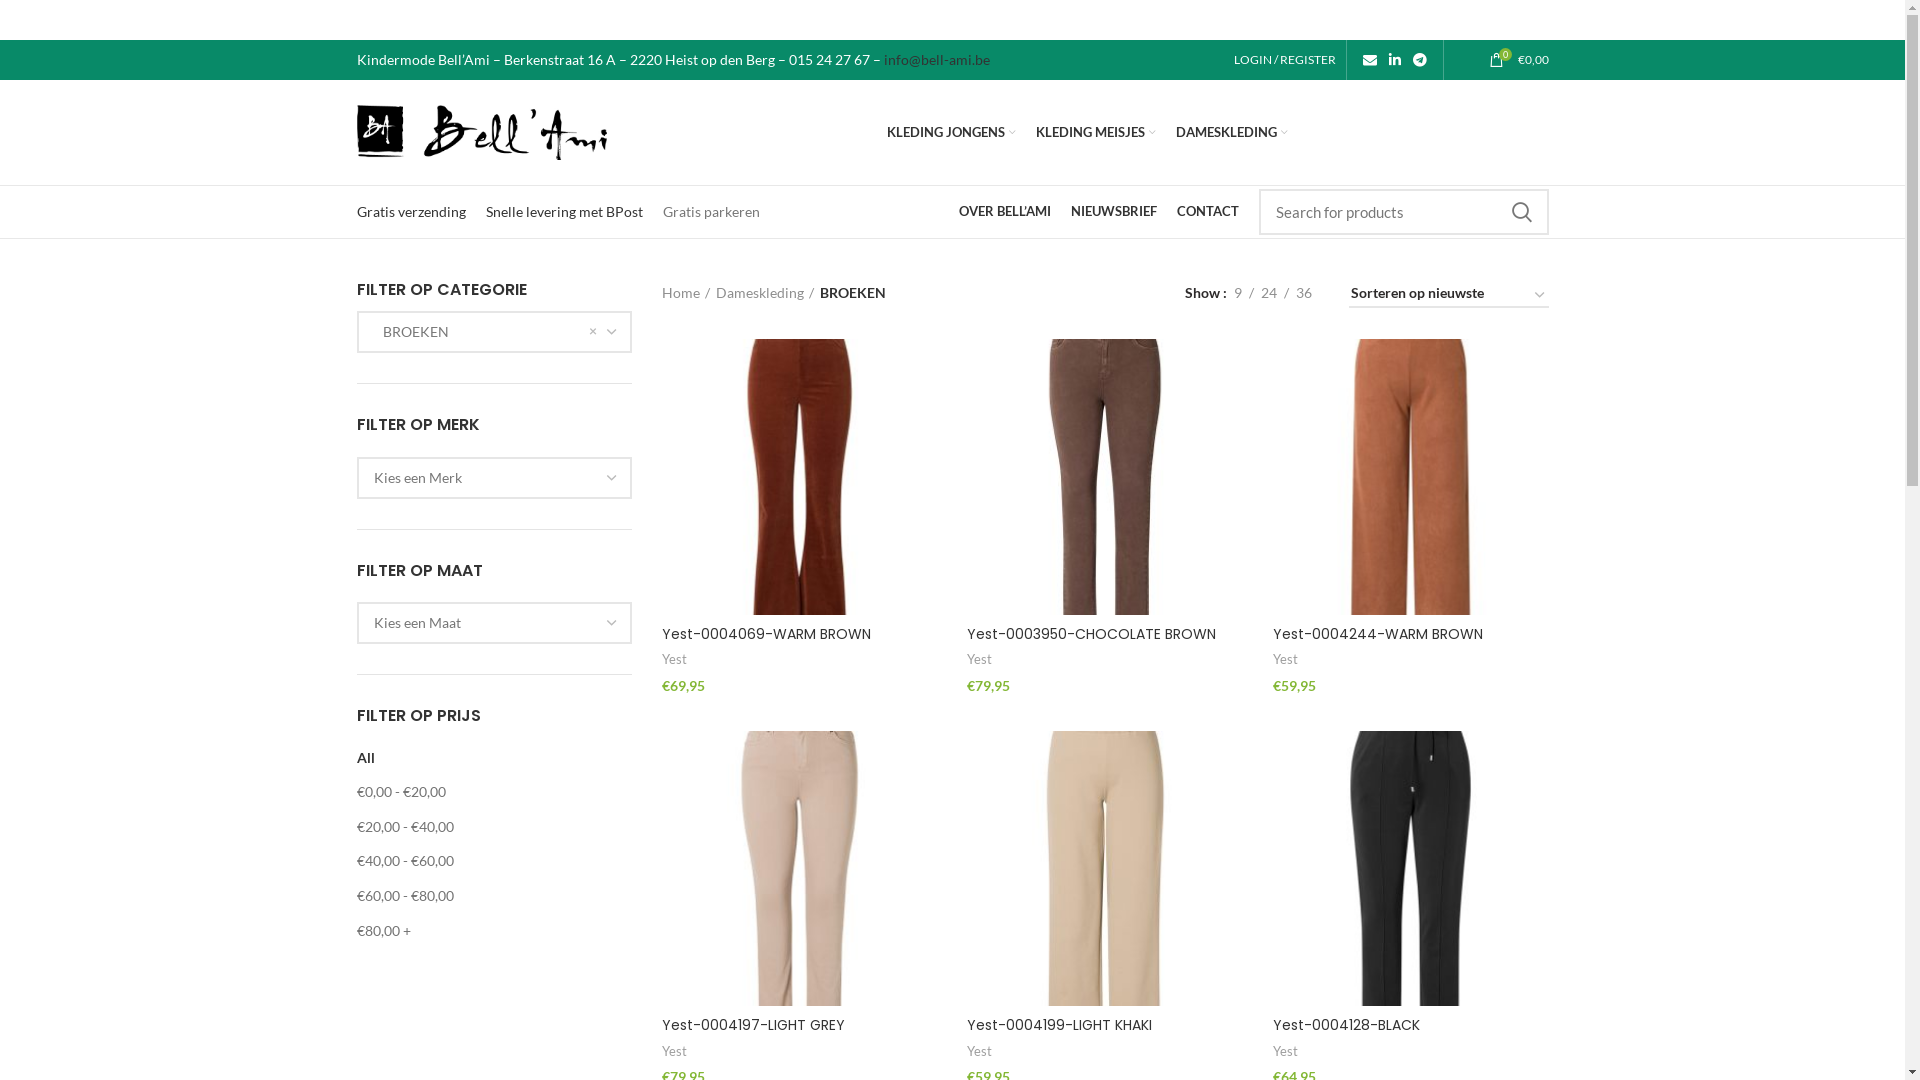 The width and height of the screenshot is (1920, 1080). I want to click on 'SEARCH', so click(1496, 212).